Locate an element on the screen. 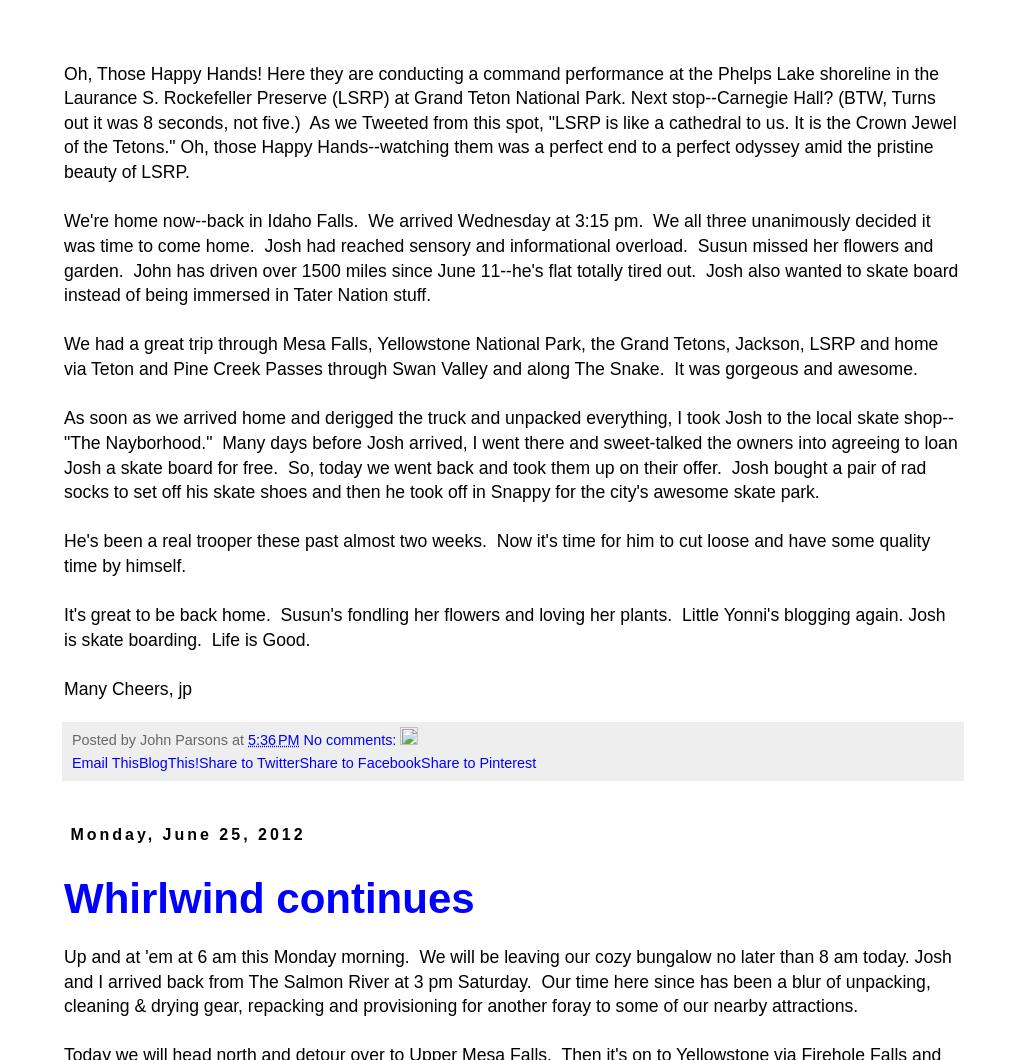  'Share to Pinterest' is located at coordinates (478, 761).